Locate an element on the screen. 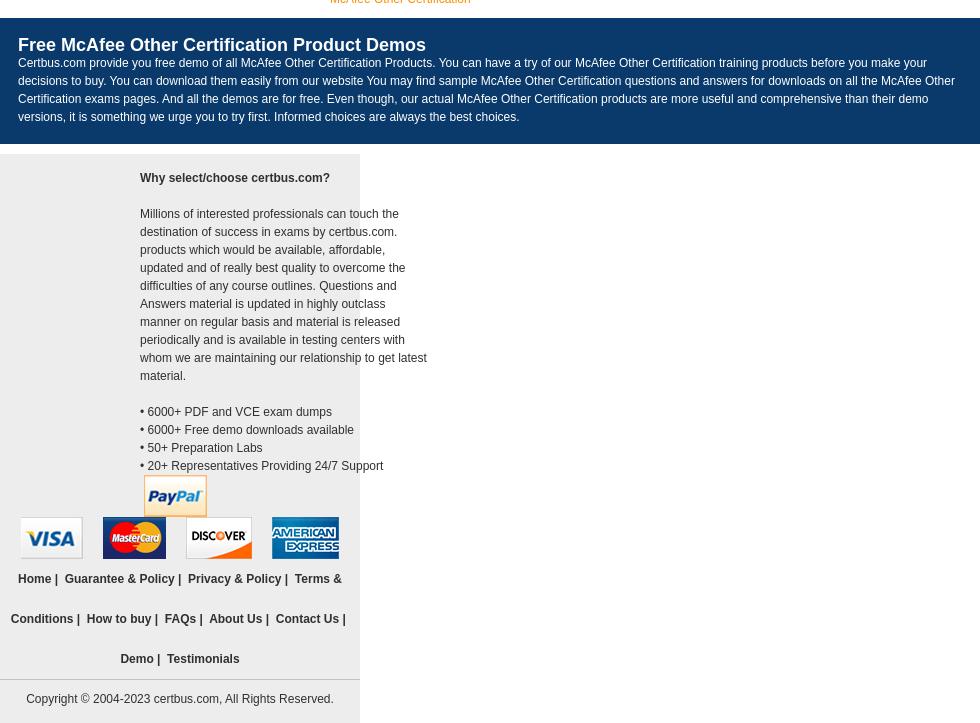 This screenshot has width=980, height=723. 'Home' is located at coordinates (18, 577).